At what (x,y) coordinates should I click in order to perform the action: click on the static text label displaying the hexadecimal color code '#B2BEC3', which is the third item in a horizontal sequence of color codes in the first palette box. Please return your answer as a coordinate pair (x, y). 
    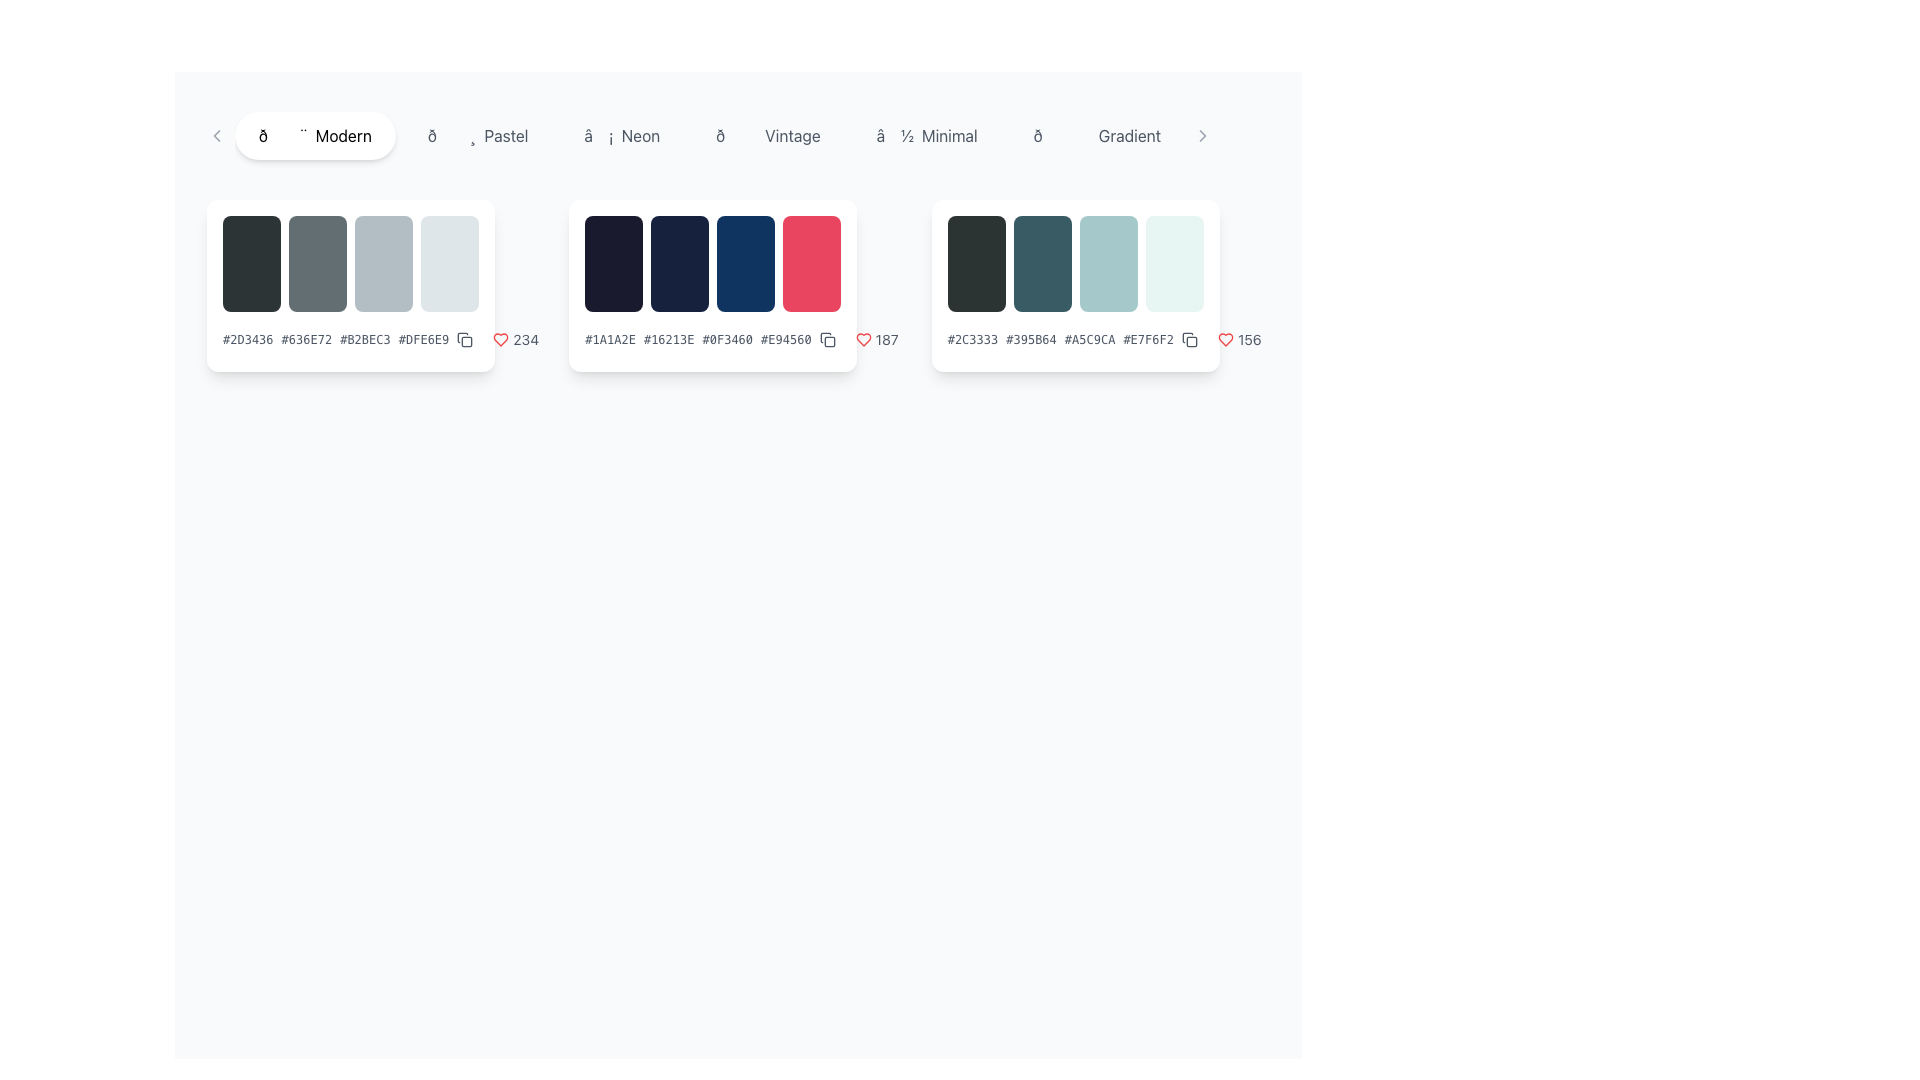
    Looking at the image, I should click on (365, 338).